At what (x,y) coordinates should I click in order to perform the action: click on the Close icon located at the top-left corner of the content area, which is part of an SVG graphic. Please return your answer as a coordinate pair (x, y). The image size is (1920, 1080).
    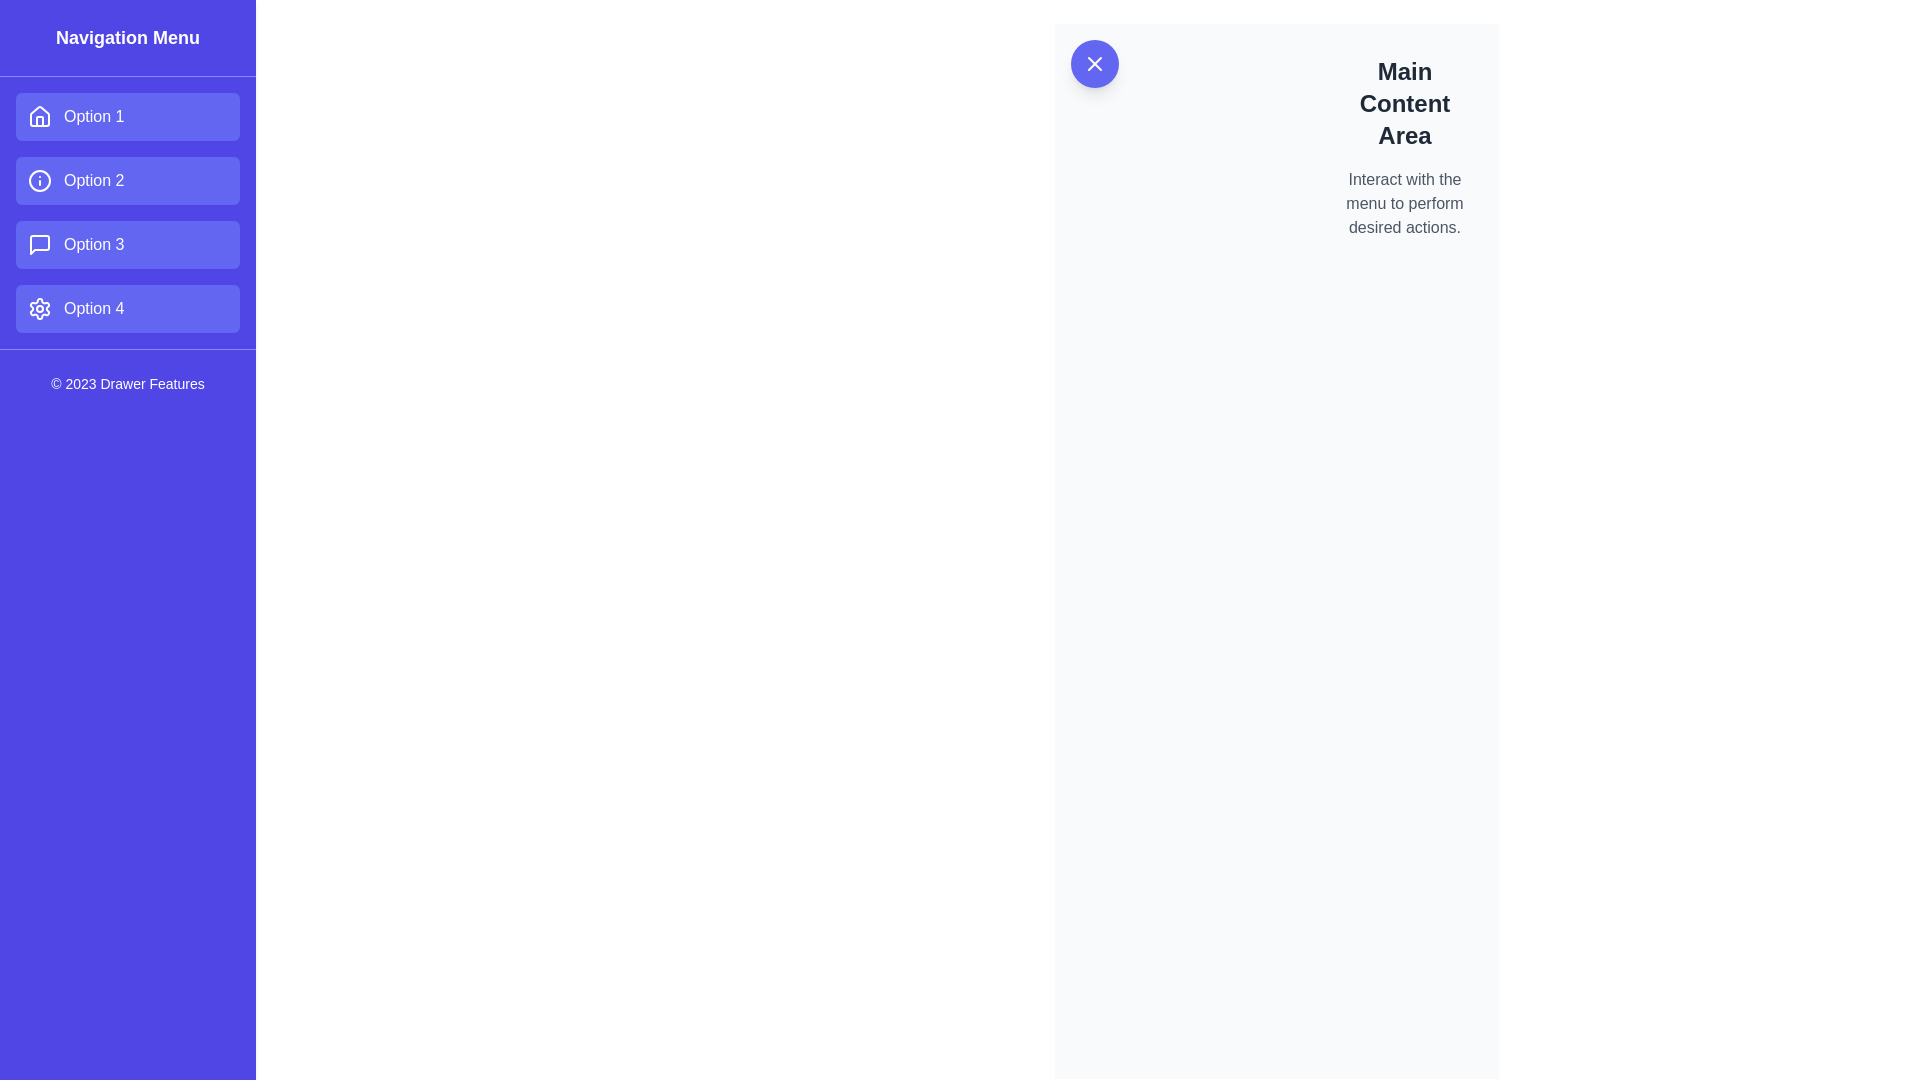
    Looking at the image, I should click on (1093, 63).